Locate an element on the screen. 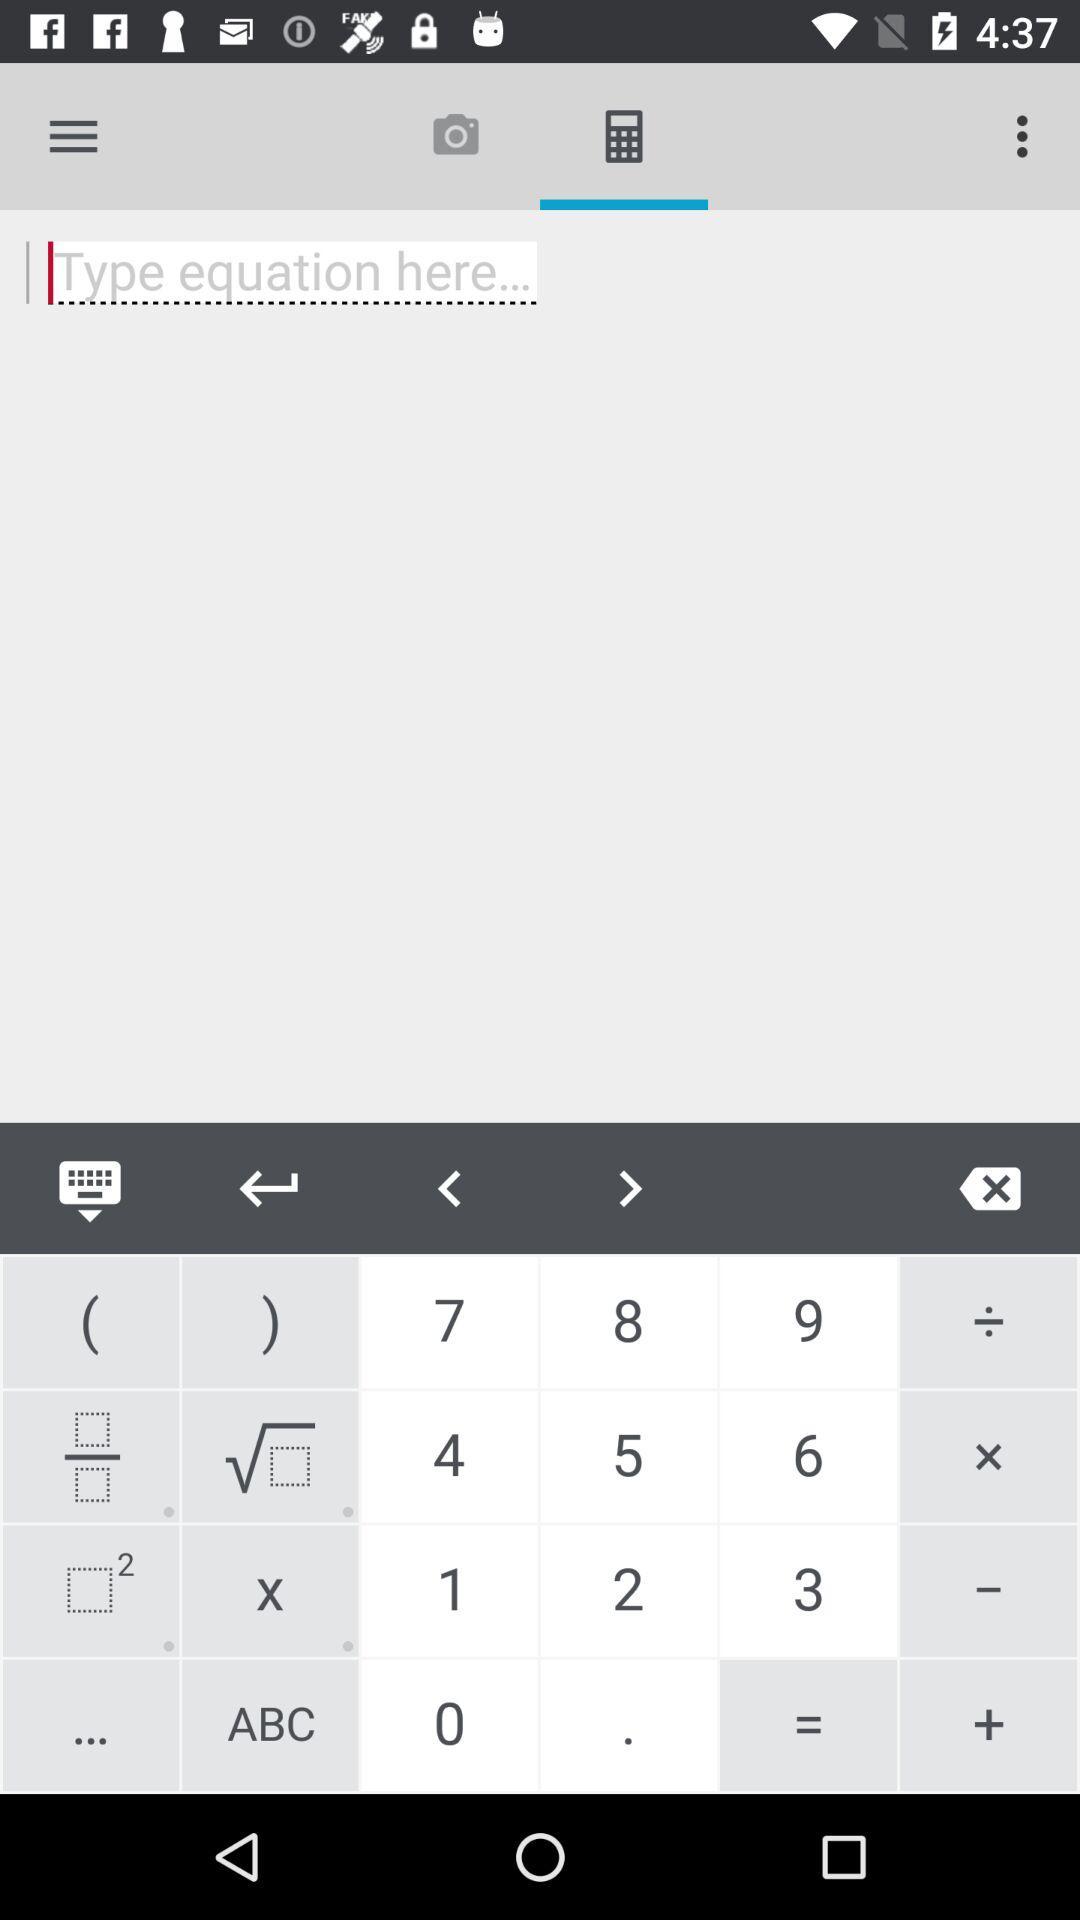 The height and width of the screenshot is (1920, 1080). the arrow_forward icon is located at coordinates (628, 1188).